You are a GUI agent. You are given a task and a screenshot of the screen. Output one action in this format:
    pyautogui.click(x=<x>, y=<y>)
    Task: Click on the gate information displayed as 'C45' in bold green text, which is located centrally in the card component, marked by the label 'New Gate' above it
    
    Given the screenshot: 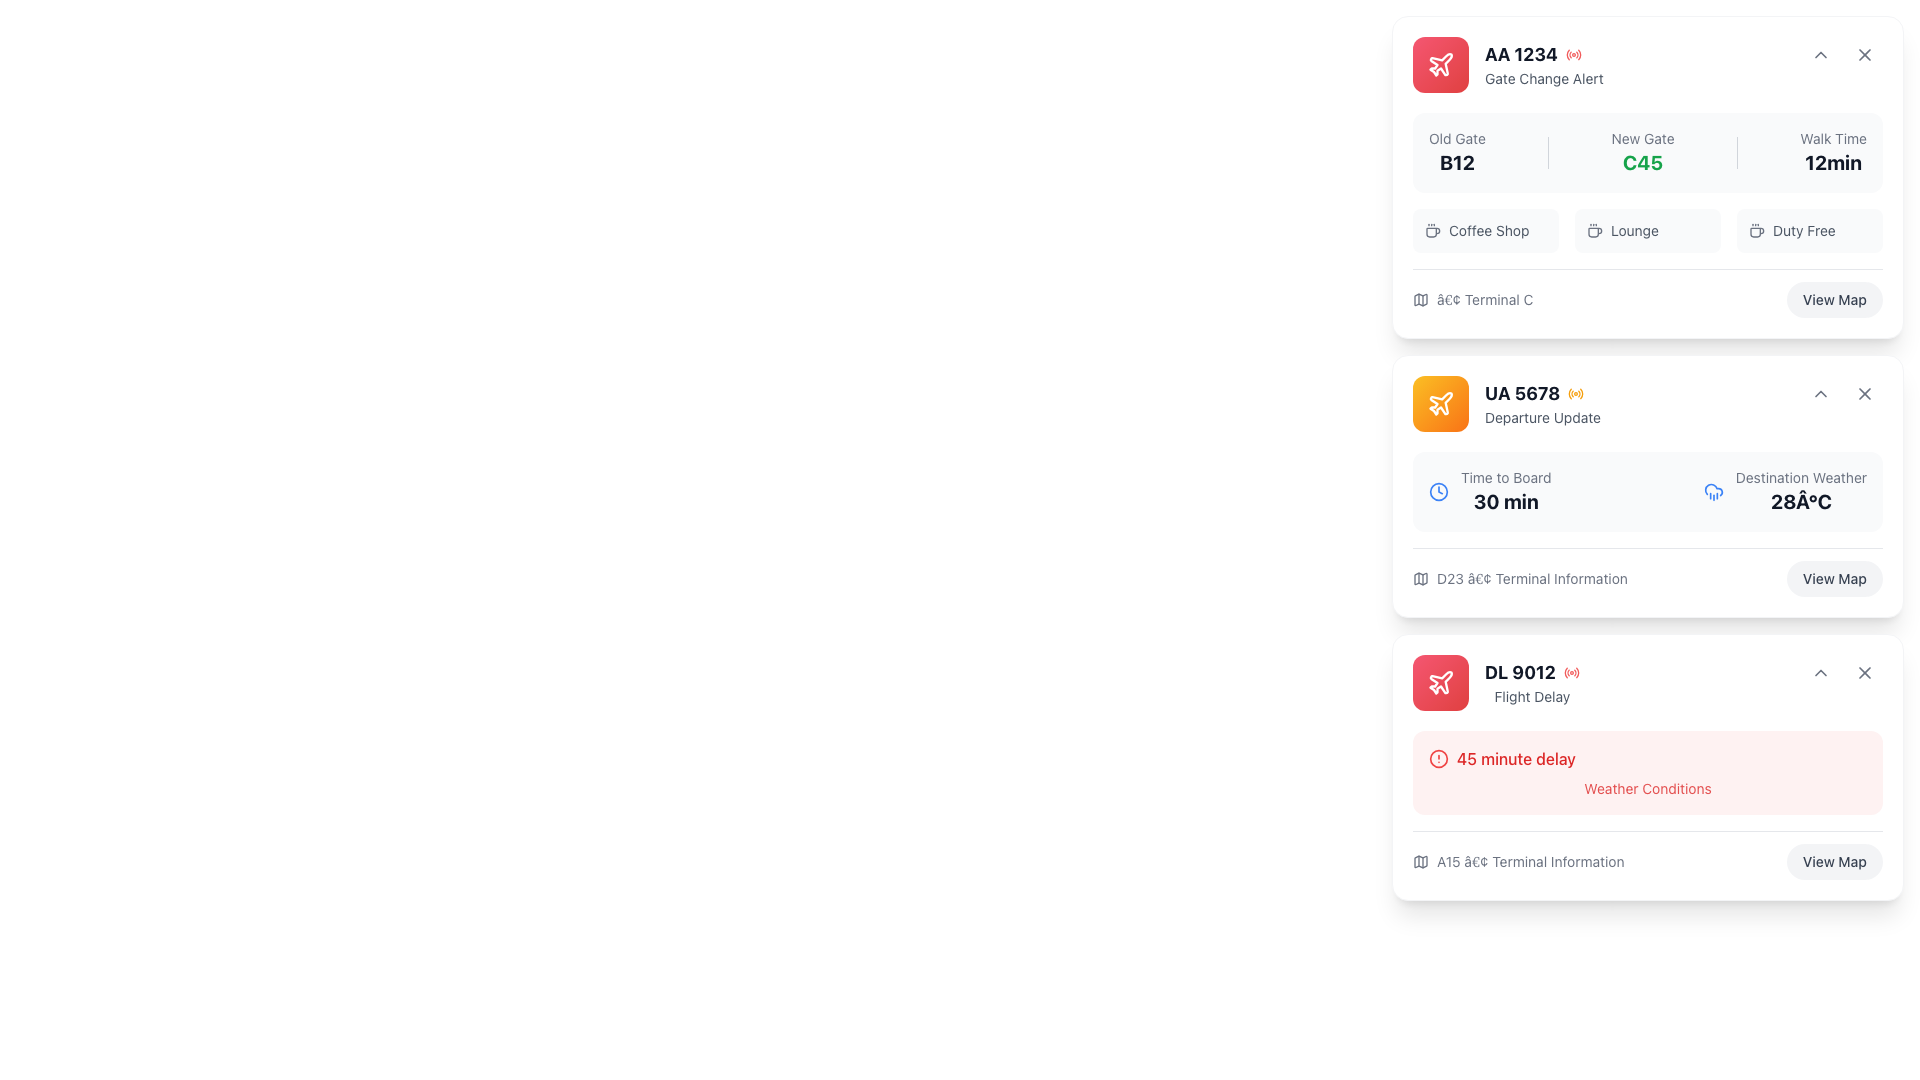 What is the action you would take?
    pyautogui.click(x=1643, y=152)
    